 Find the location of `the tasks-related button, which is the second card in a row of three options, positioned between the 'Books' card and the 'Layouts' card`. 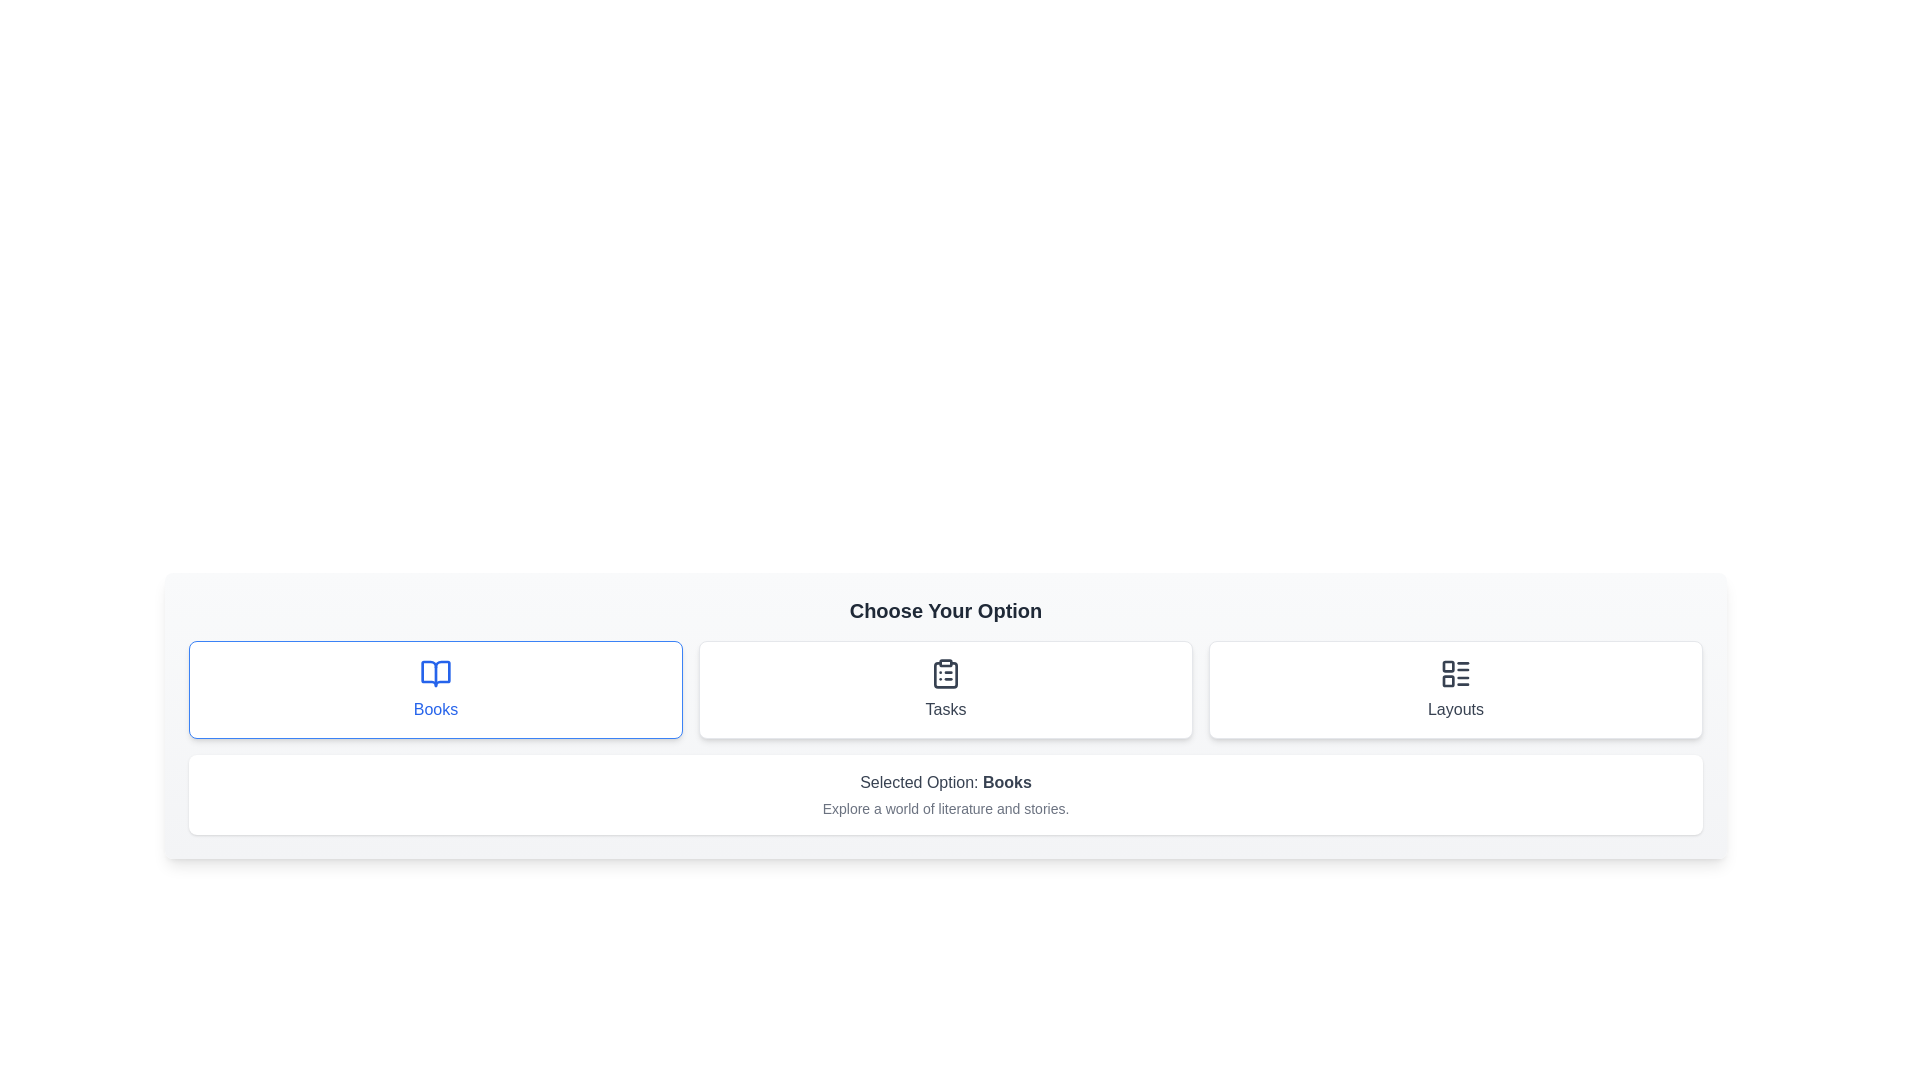

the tasks-related button, which is the second card in a row of three options, positioned between the 'Books' card and the 'Layouts' card is located at coordinates (944, 689).